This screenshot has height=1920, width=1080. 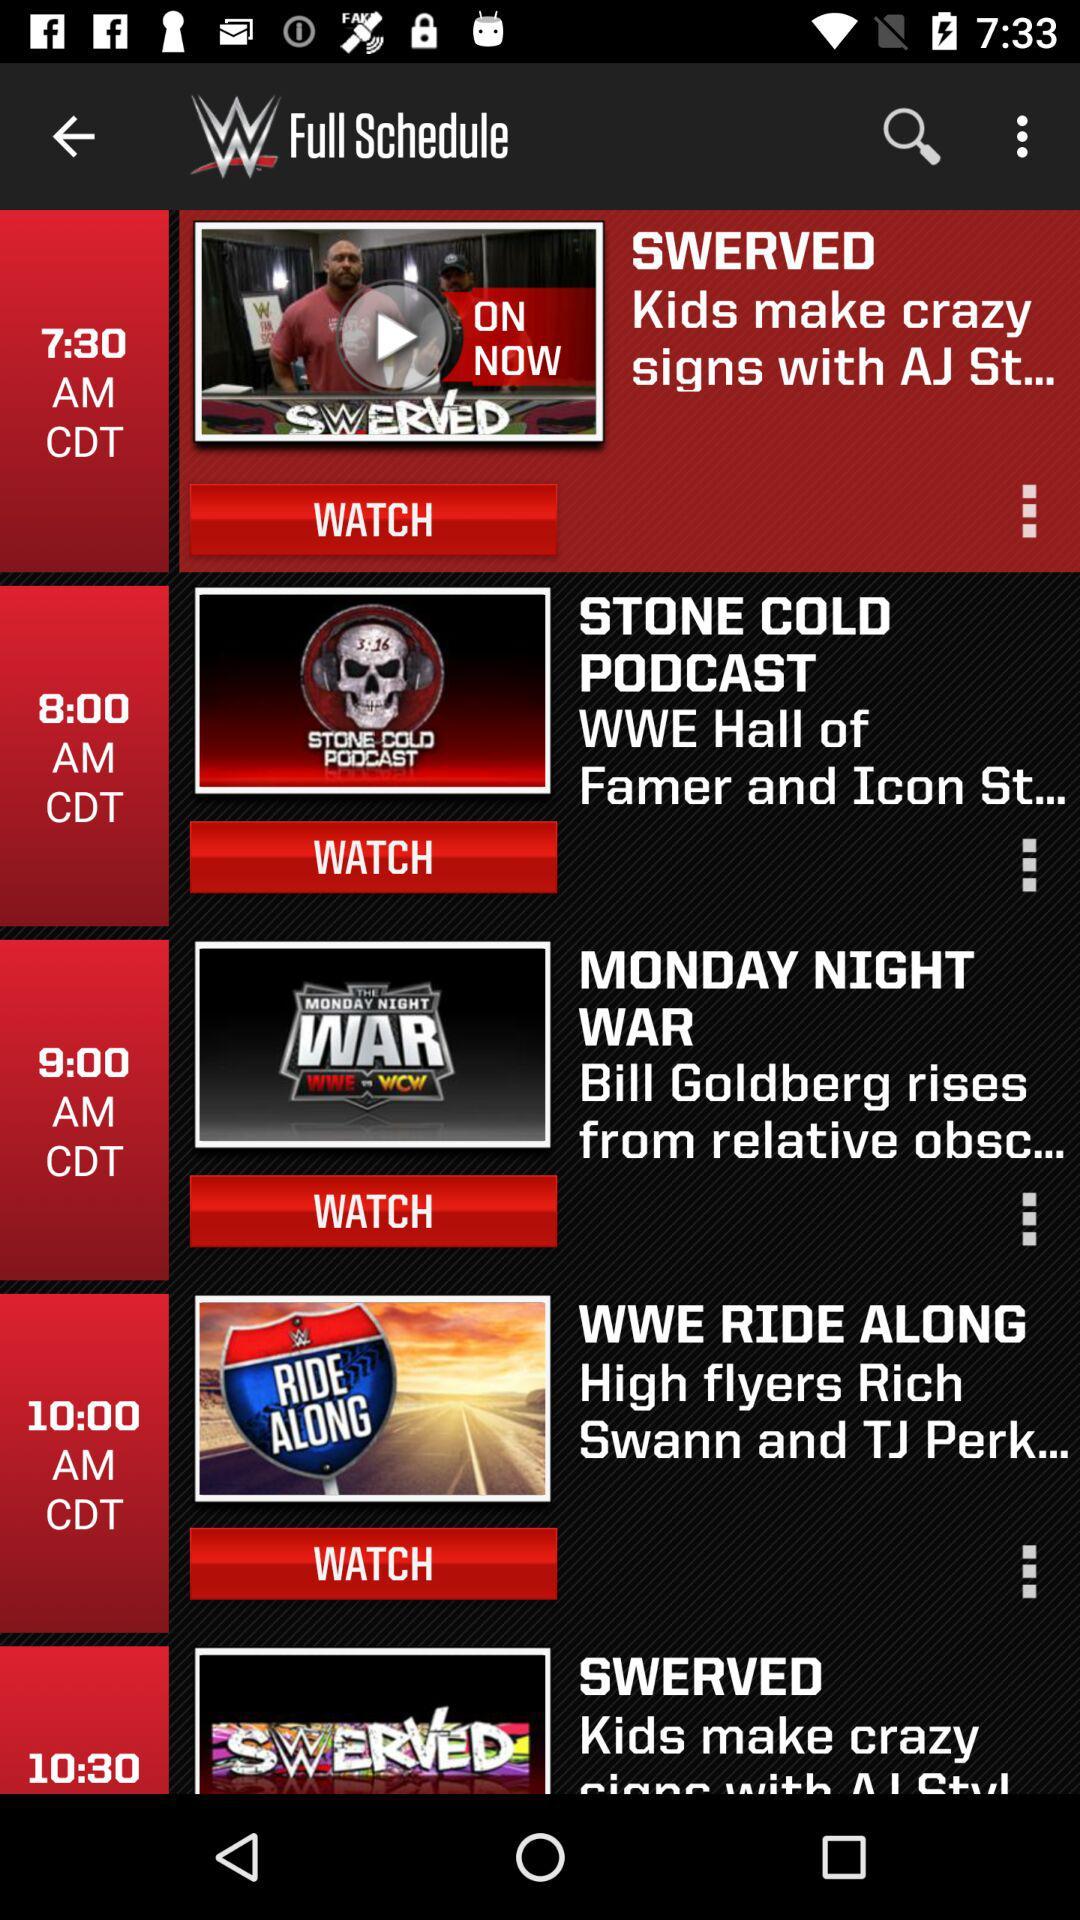 I want to click on high flyers rich icon, so click(x=823, y=1407).